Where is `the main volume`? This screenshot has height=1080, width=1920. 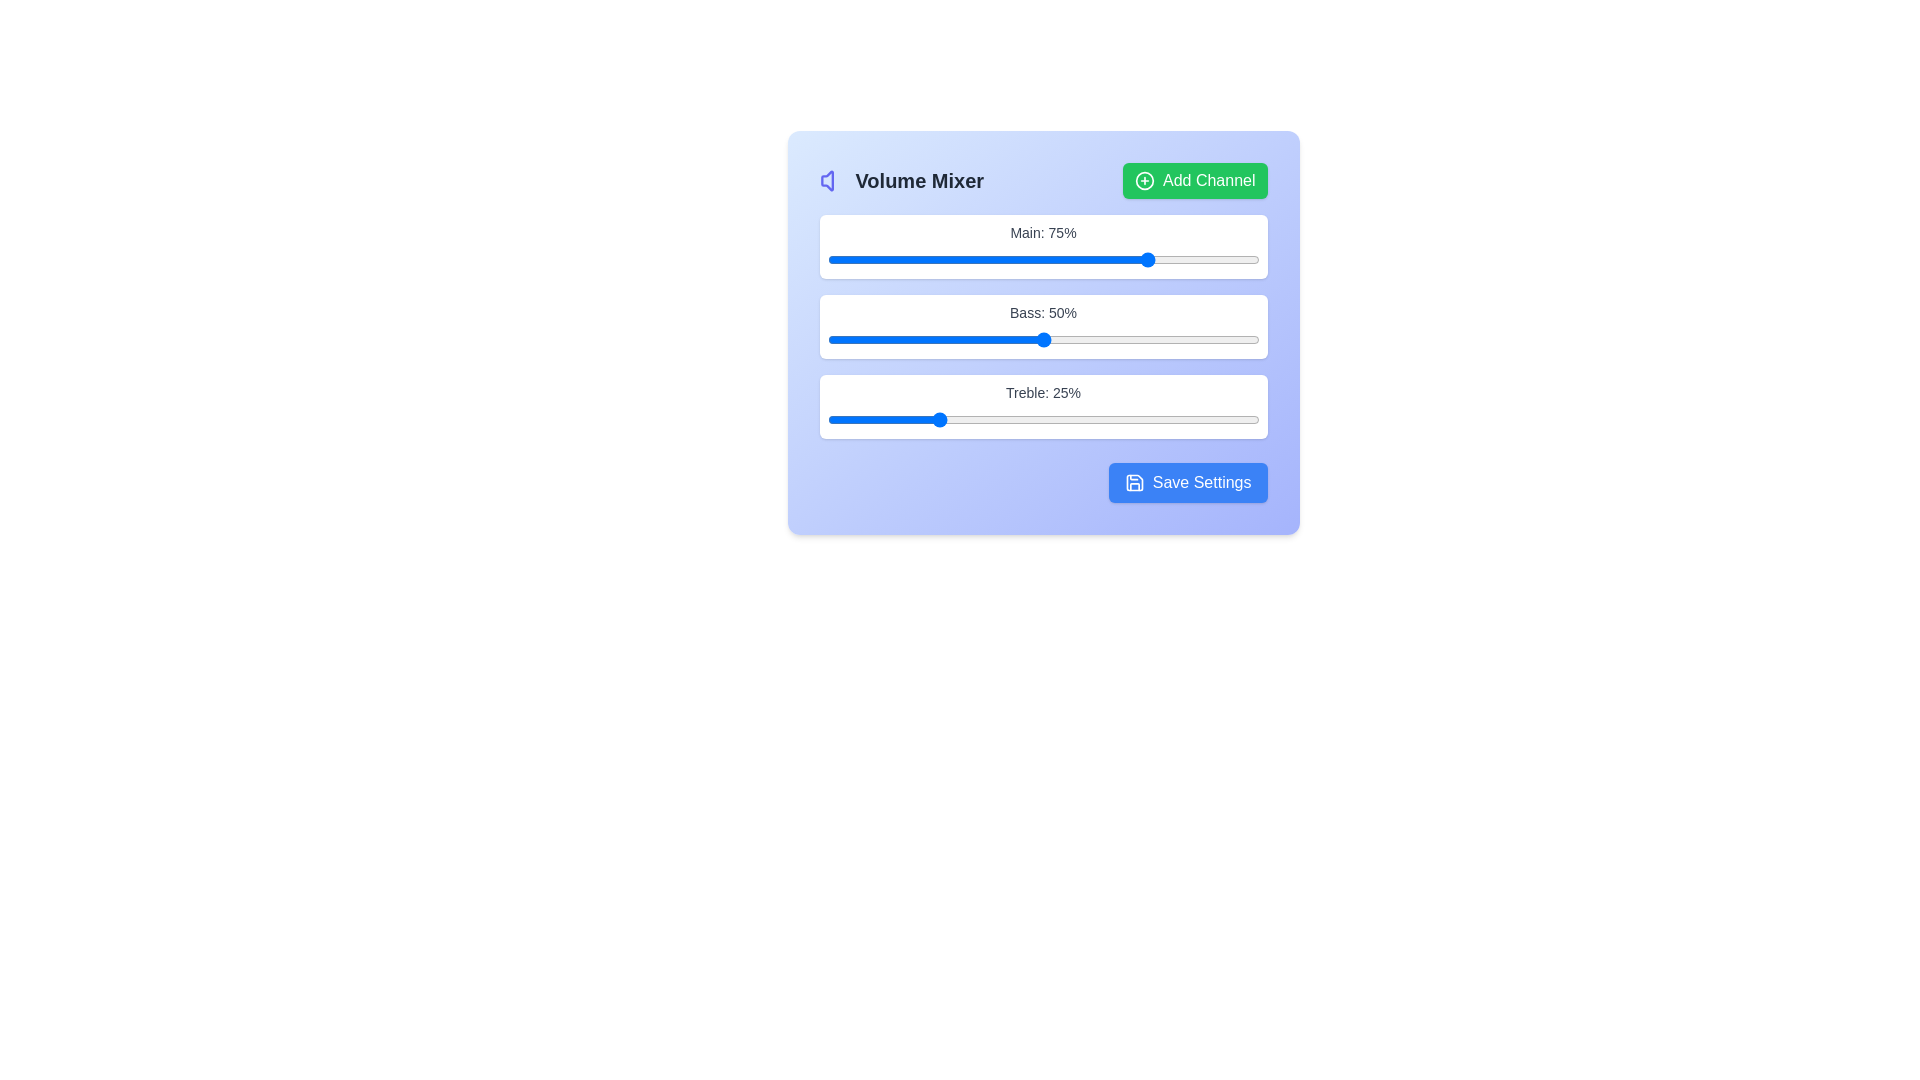 the main volume is located at coordinates (1151, 258).